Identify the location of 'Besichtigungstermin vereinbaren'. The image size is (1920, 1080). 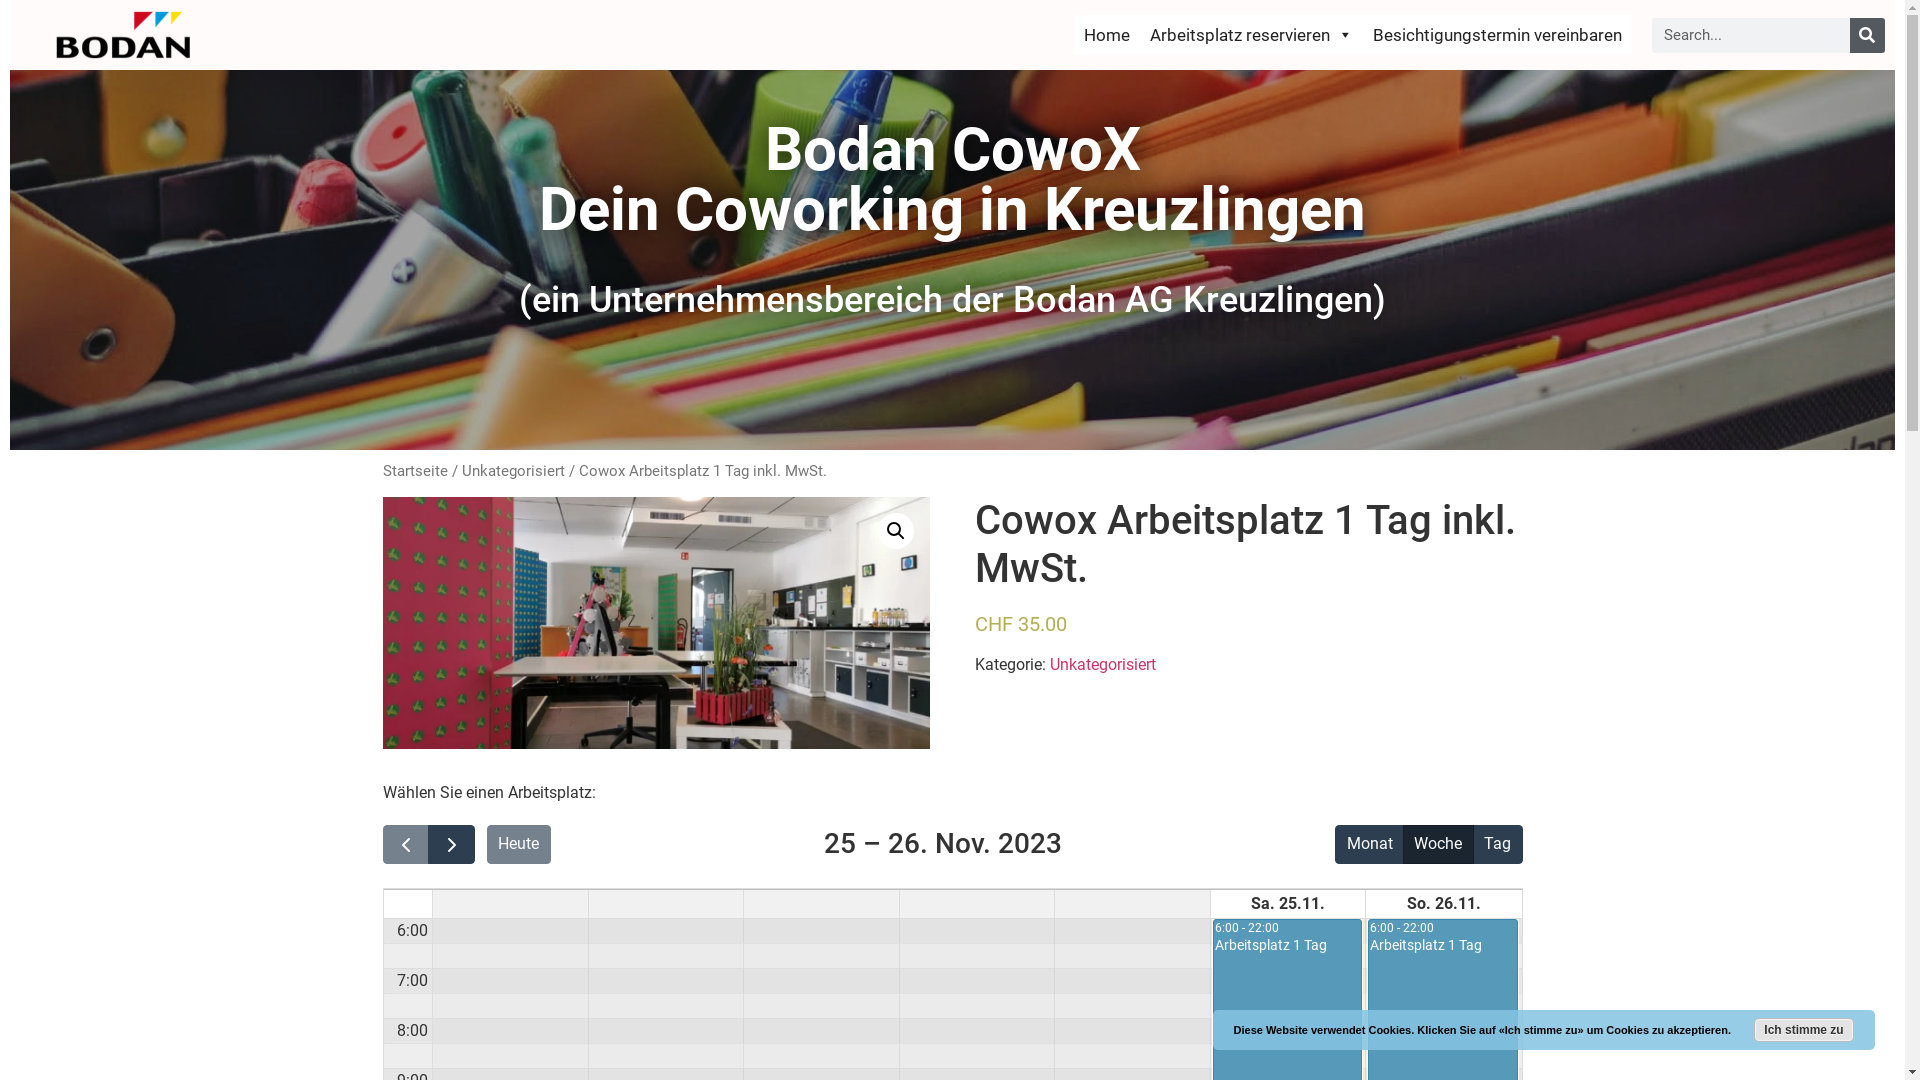
(1497, 34).